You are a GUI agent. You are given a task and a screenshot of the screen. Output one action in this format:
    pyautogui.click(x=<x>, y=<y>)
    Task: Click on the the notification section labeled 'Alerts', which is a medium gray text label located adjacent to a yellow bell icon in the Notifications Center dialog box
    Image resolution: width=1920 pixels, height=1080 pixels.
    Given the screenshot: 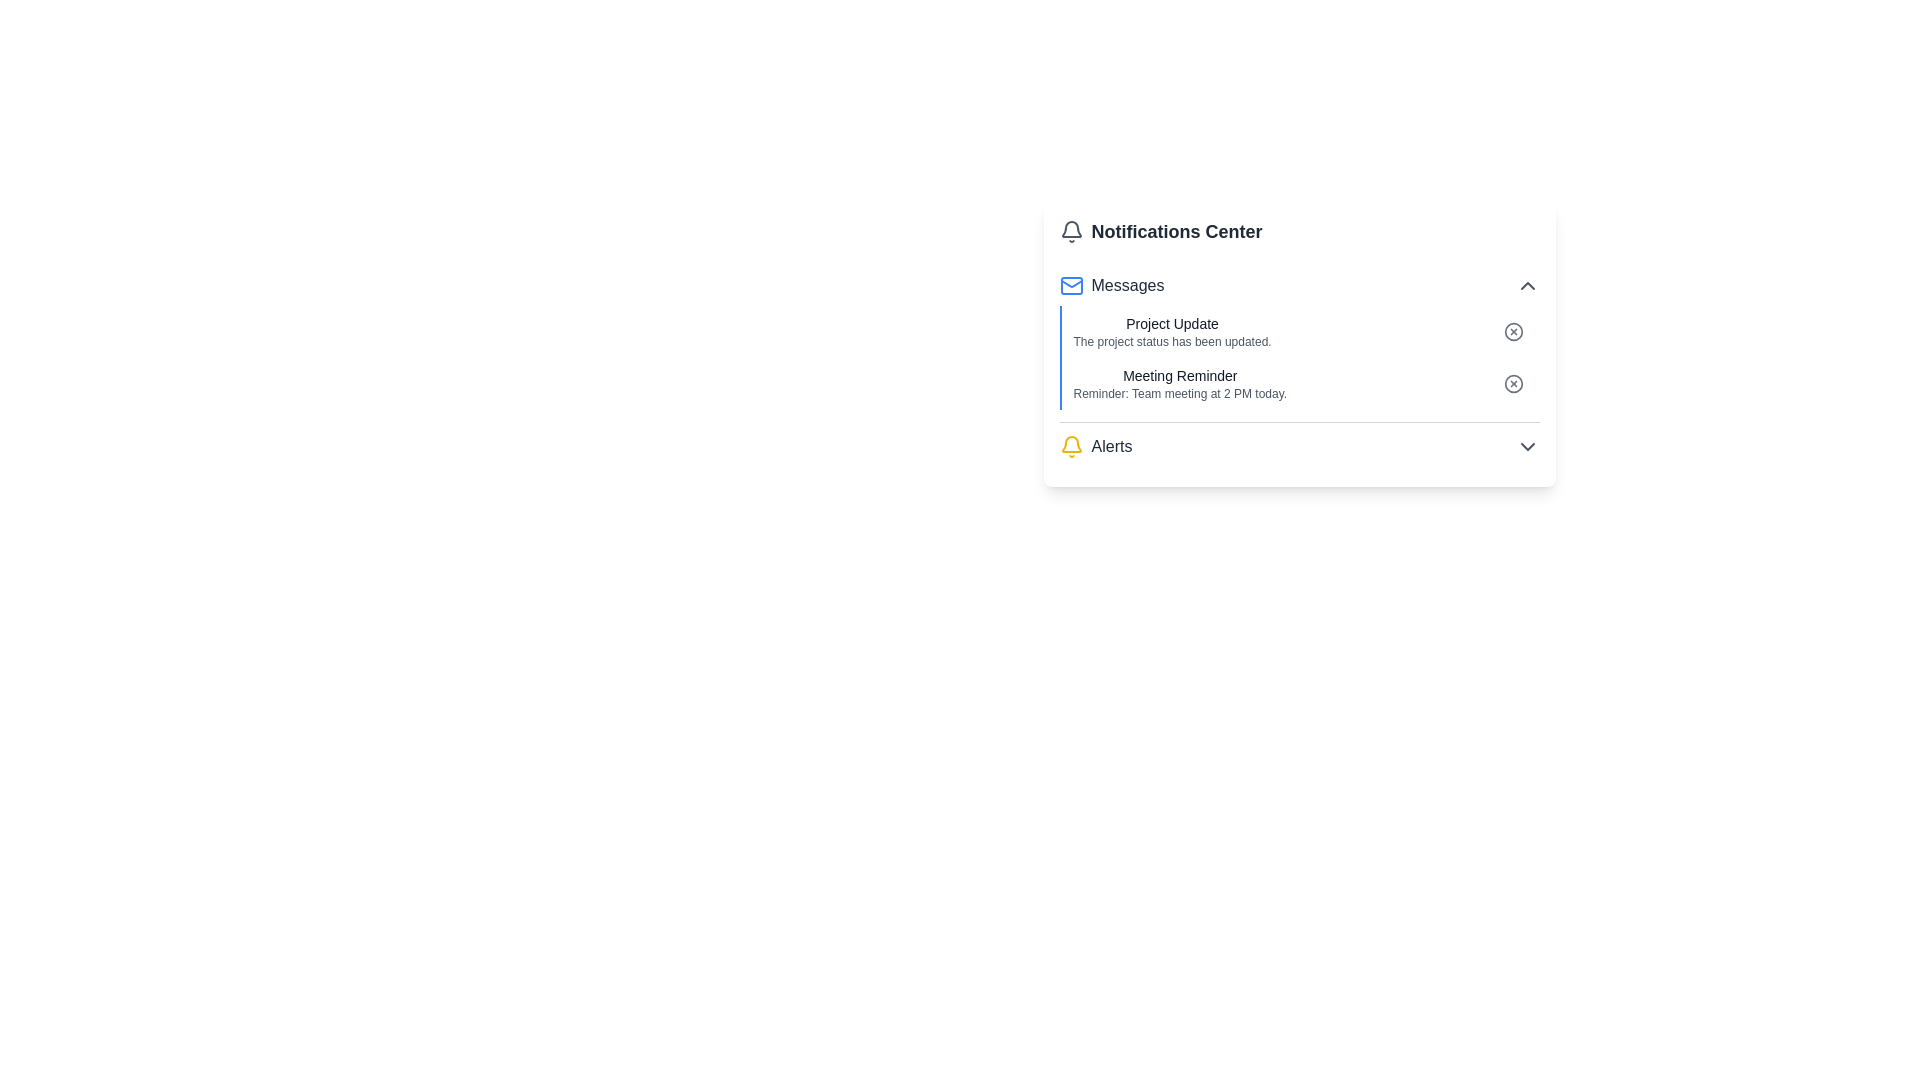 What is the action you would take?
    pyautogui.click(x=1110, y=446)
    